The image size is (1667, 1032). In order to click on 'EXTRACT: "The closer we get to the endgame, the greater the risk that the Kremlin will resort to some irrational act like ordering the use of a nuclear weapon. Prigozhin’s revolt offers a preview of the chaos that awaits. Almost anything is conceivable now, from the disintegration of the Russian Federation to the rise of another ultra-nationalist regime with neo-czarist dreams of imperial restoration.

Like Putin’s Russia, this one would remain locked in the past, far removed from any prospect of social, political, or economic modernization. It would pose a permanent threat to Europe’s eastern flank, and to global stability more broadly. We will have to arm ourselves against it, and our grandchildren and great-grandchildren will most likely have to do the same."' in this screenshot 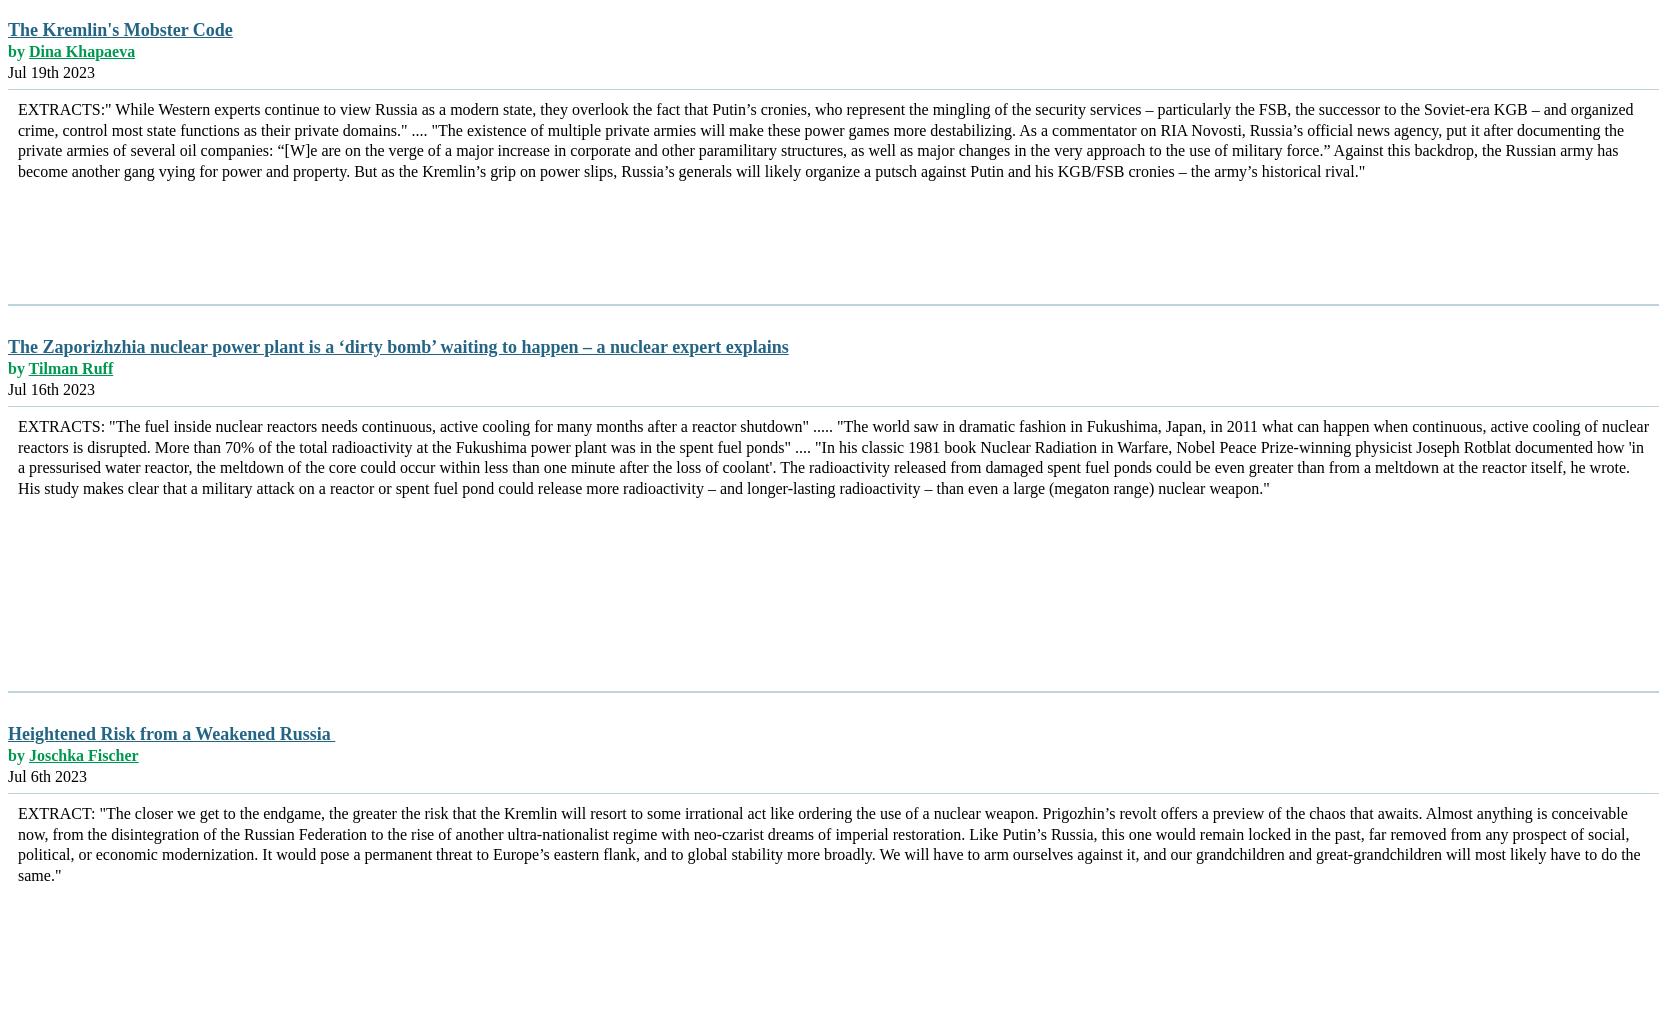, I will do `click(828, 843)`.